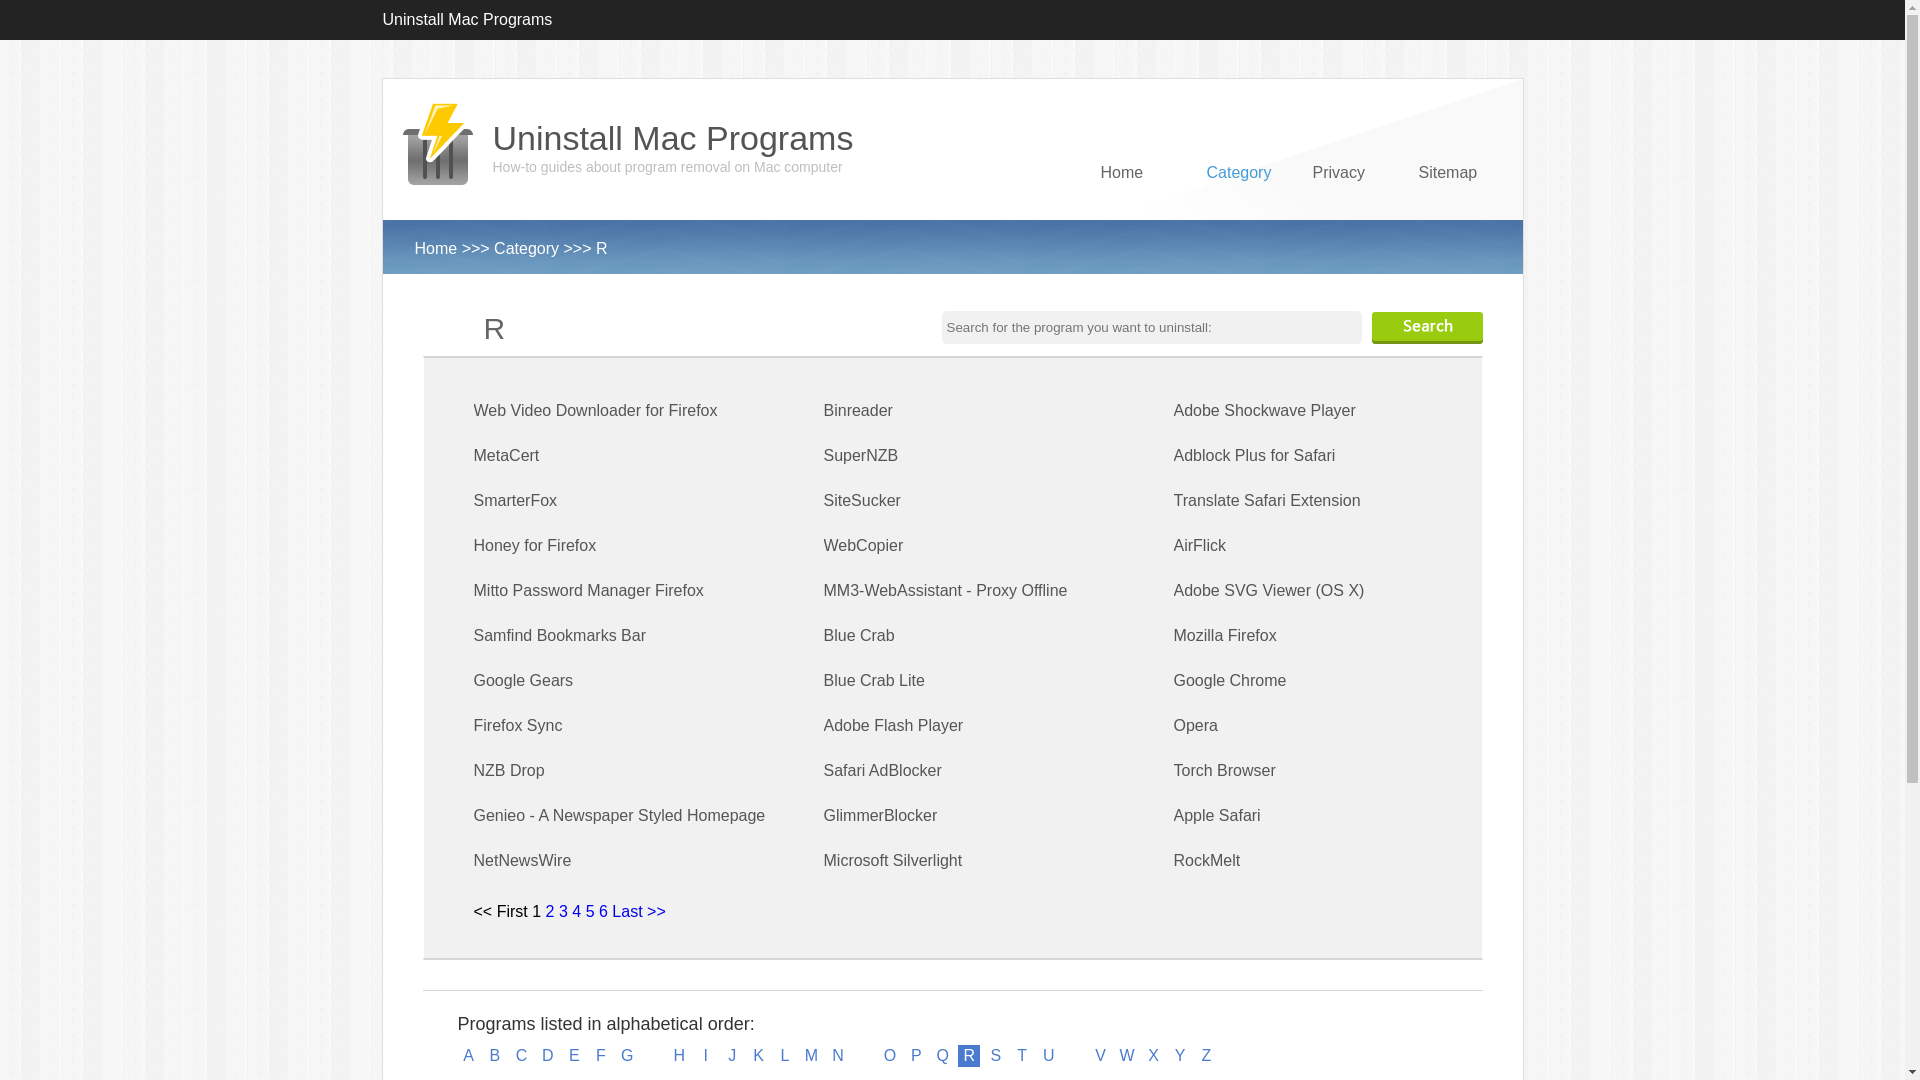 Image resolution: width=1920 pixels, height=1080 pixels. Describe the element at coordinates (969, 1055) in the screenshot. I see `'R'` at that location.